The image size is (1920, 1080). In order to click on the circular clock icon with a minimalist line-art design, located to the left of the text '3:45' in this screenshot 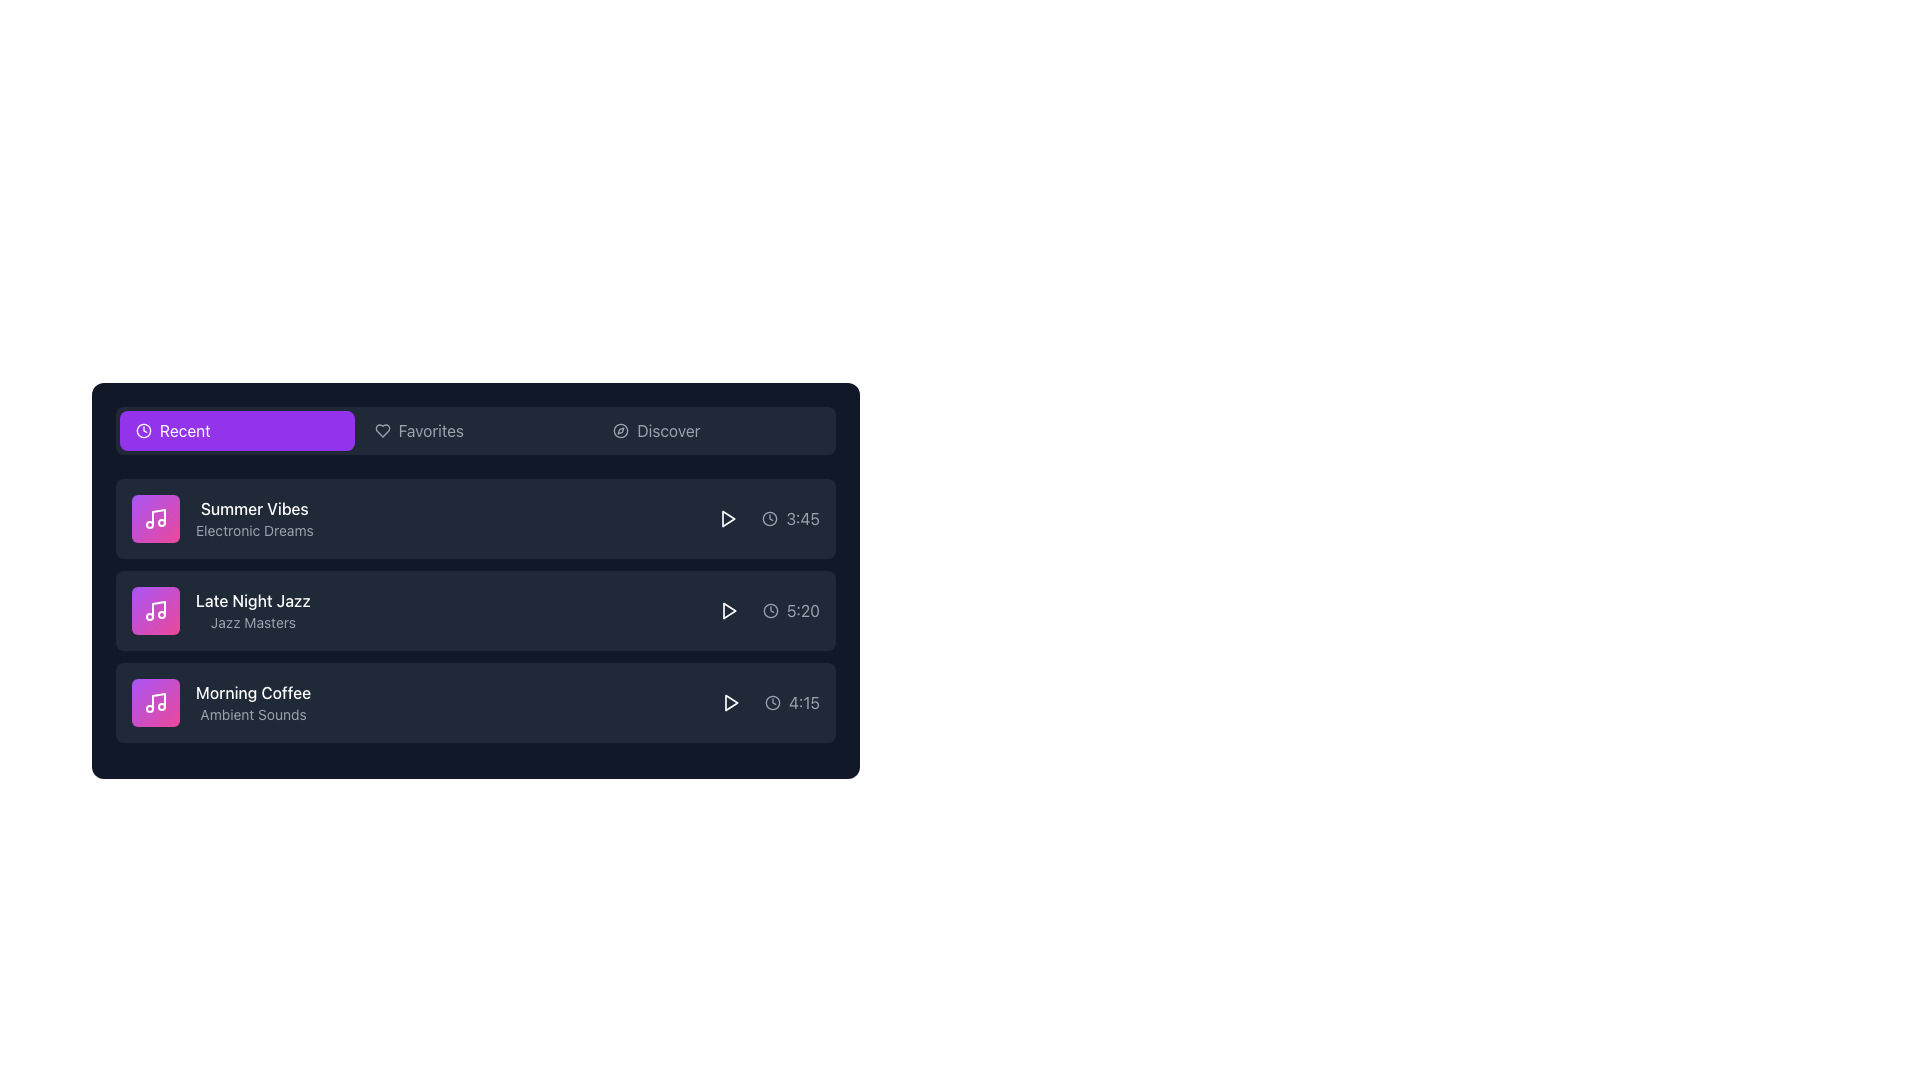, I will do `click(769, 518)`.